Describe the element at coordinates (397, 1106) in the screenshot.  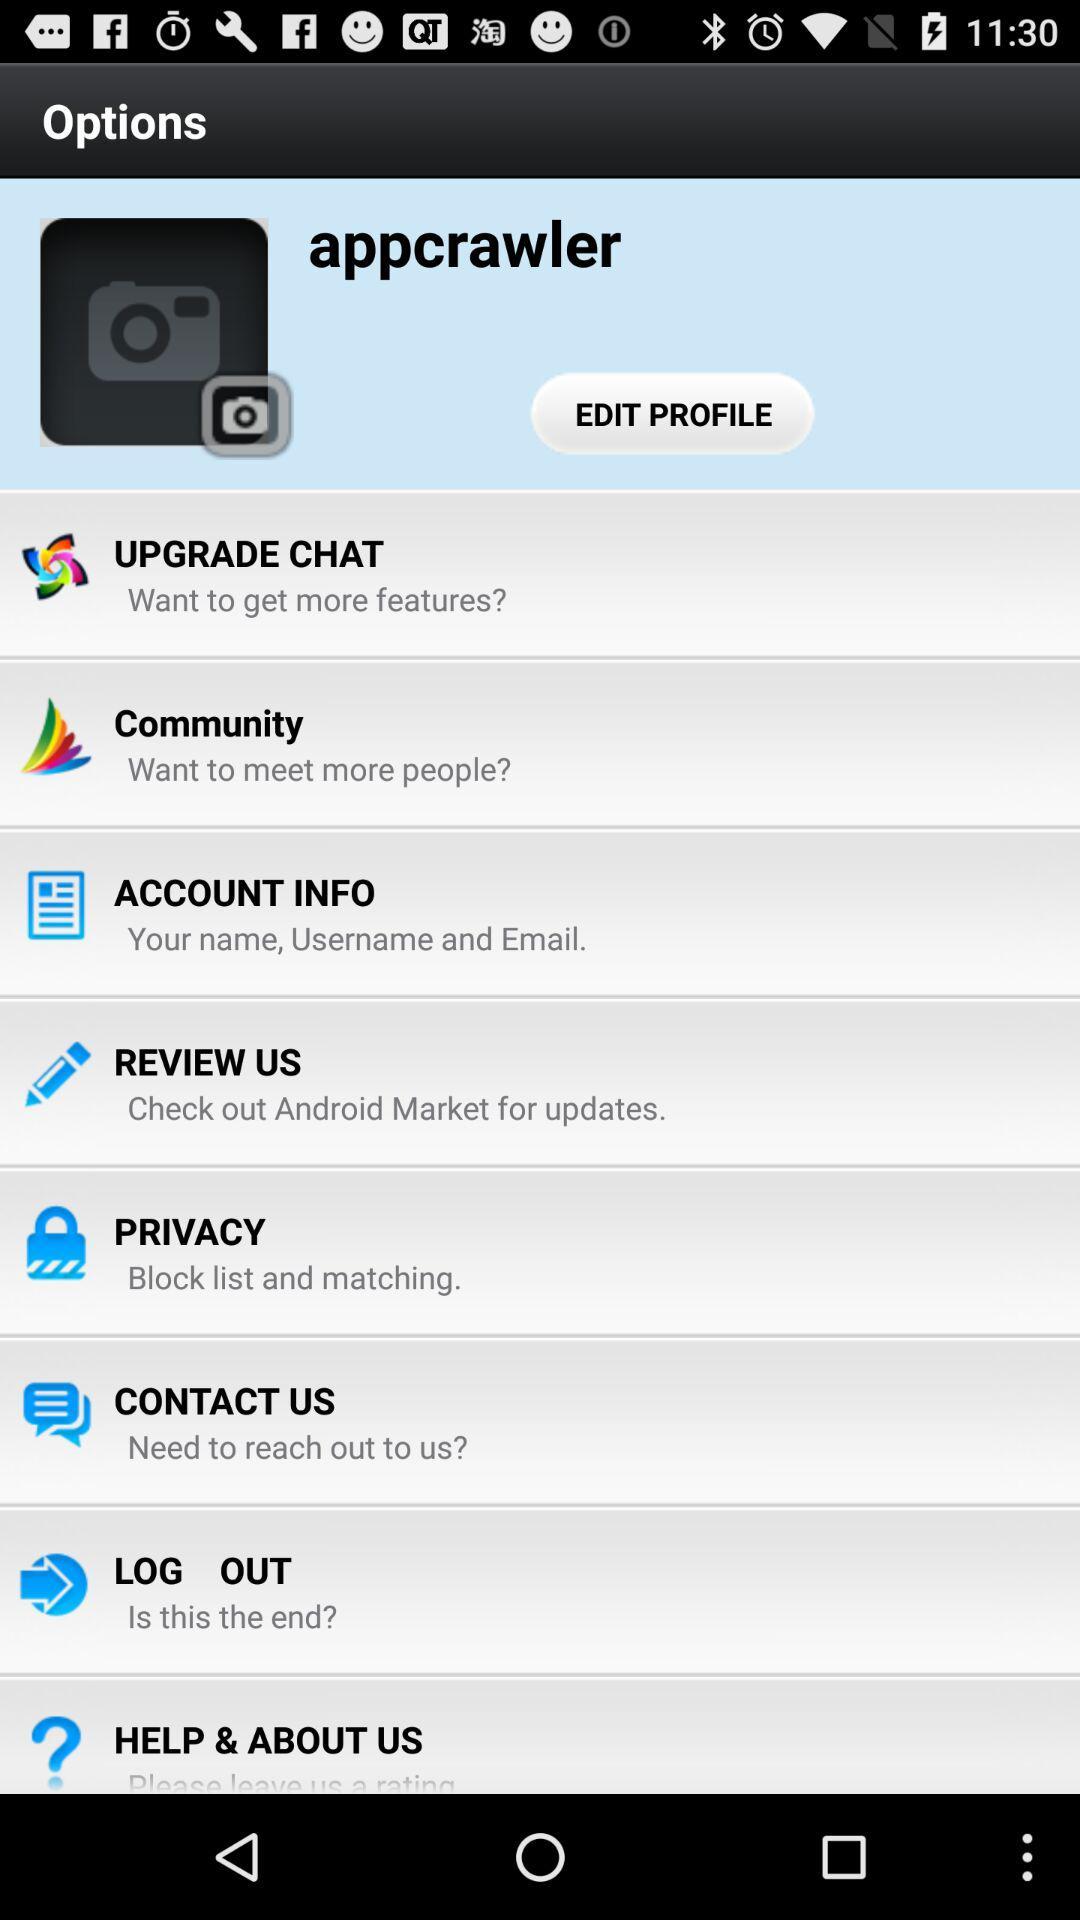
I see `the item above privacy item` at that location.